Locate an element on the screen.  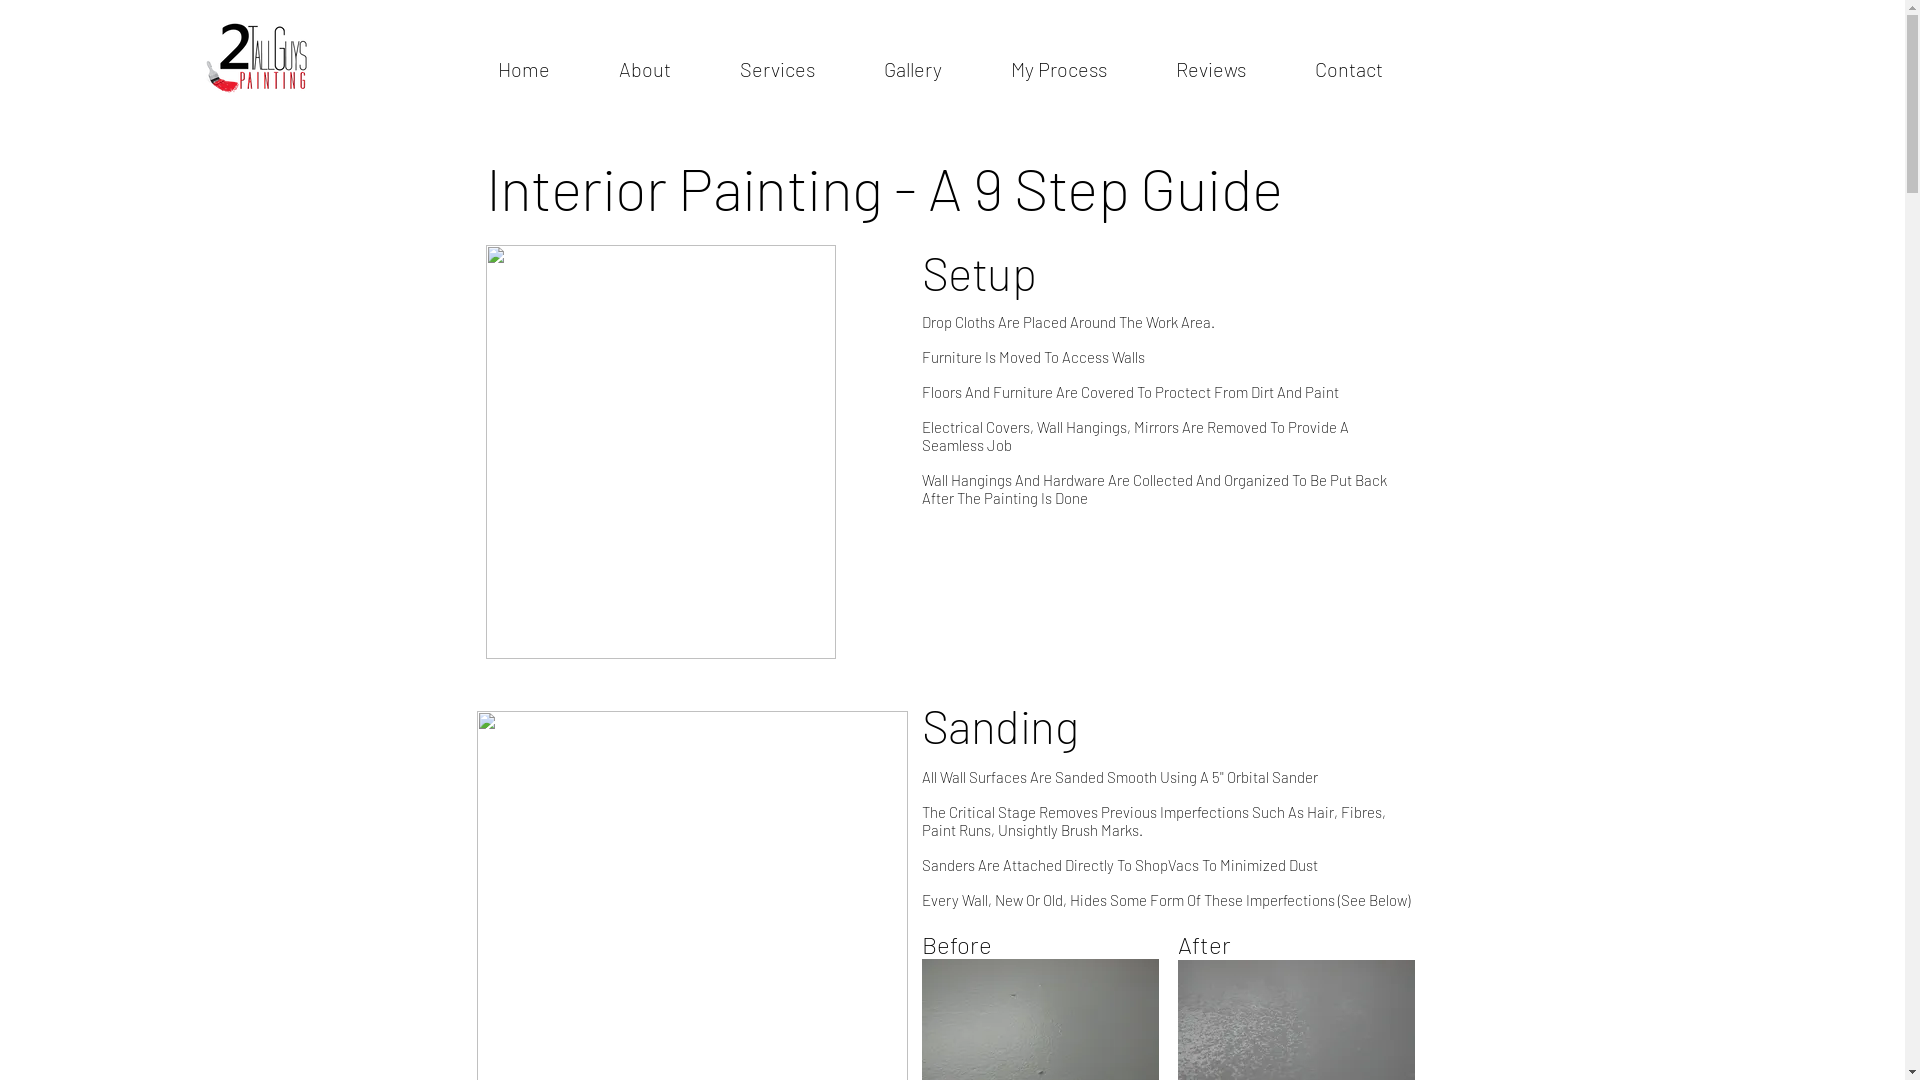
'About' is located at coordinates (583, 68).